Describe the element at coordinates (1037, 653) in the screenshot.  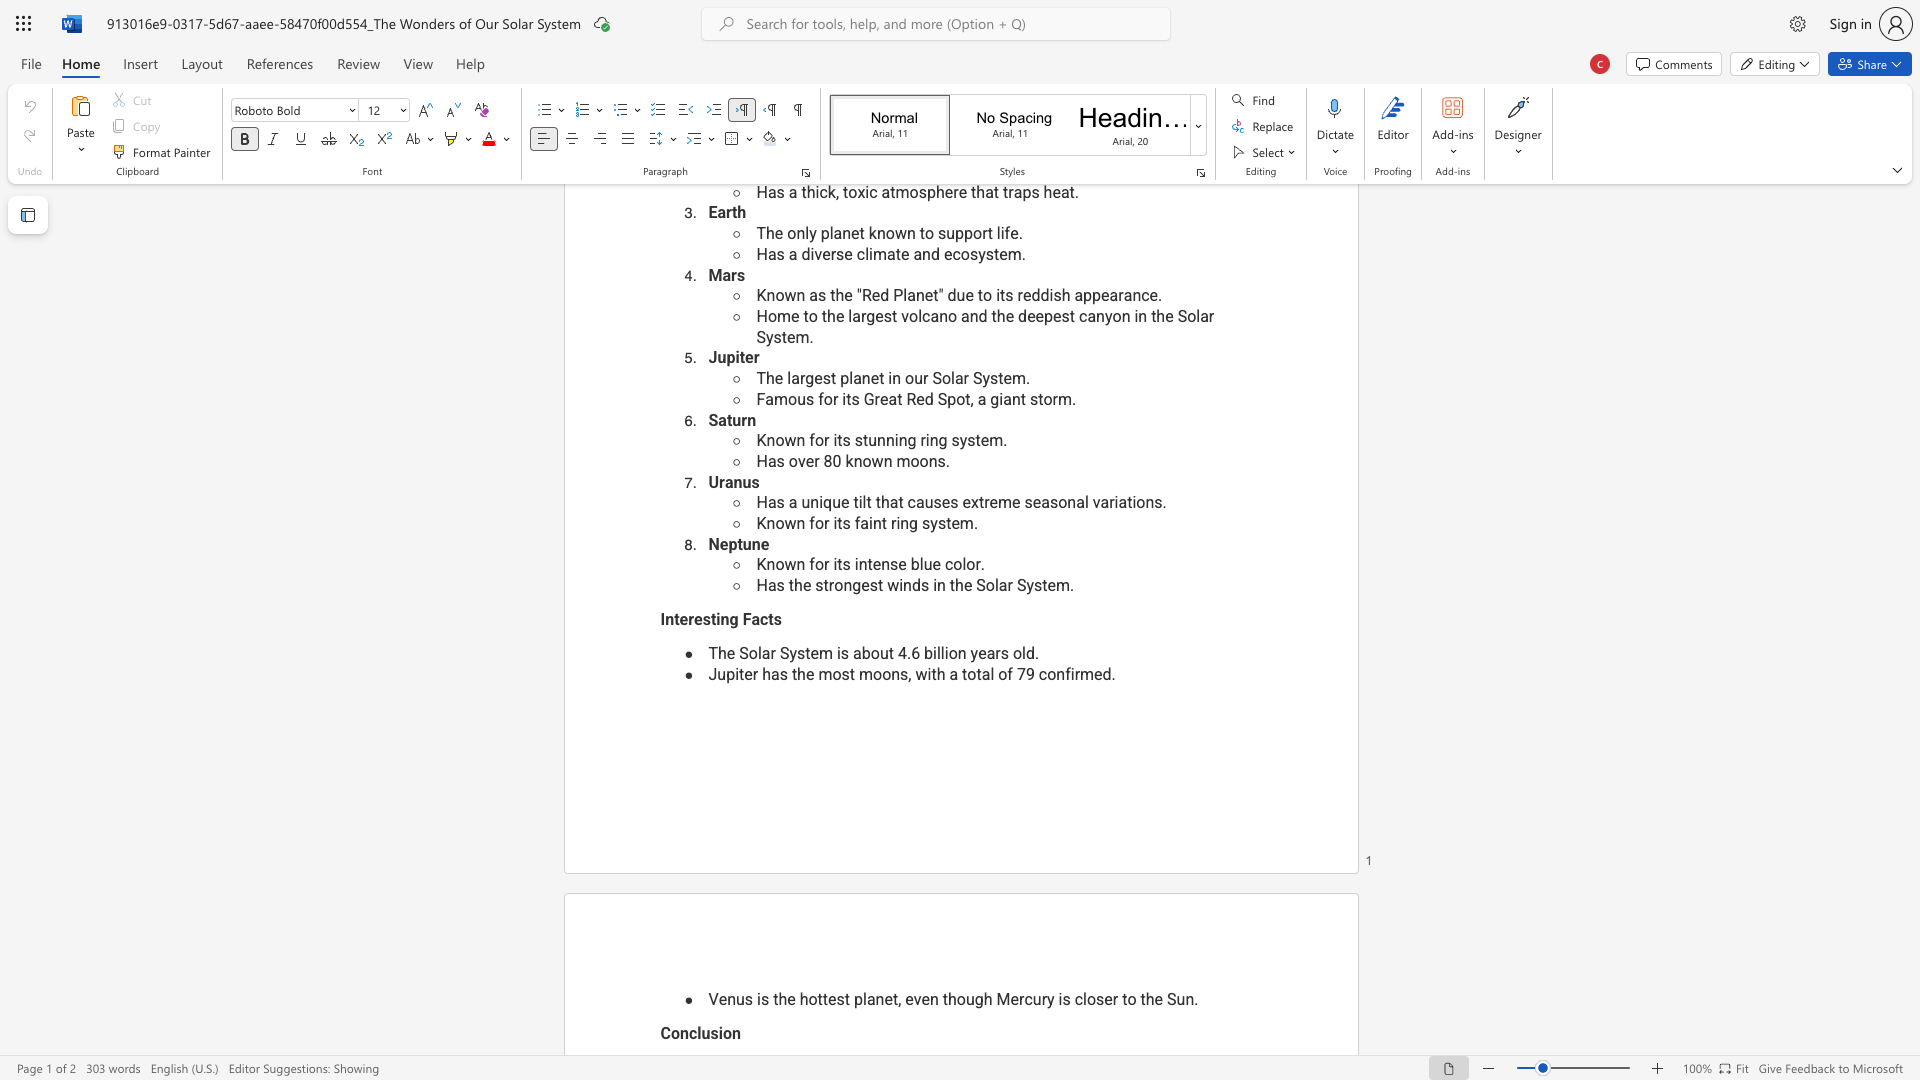
I see `the 2th character "." in the text` at that location.